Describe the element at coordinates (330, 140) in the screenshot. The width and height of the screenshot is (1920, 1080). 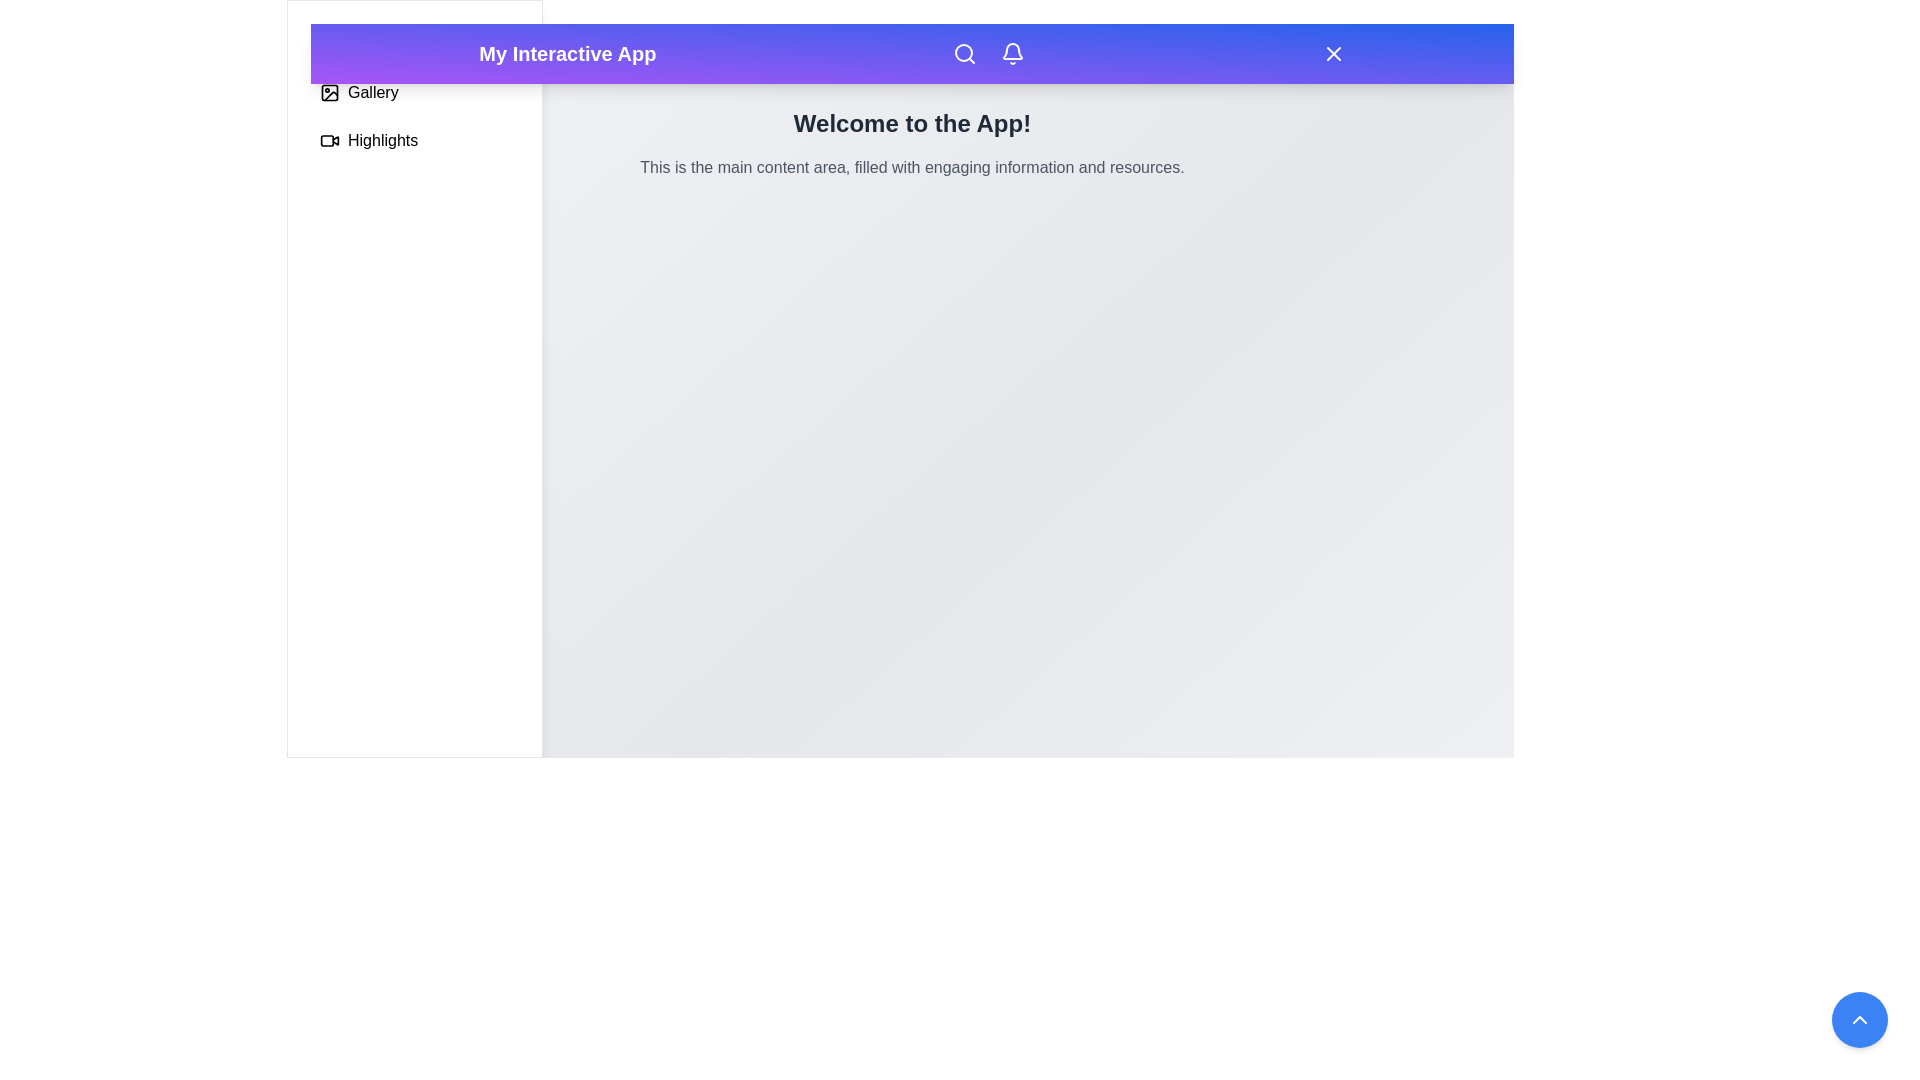
I see `the small video camera icon located in the sidebar next to the text 'Highlights'` at that location.